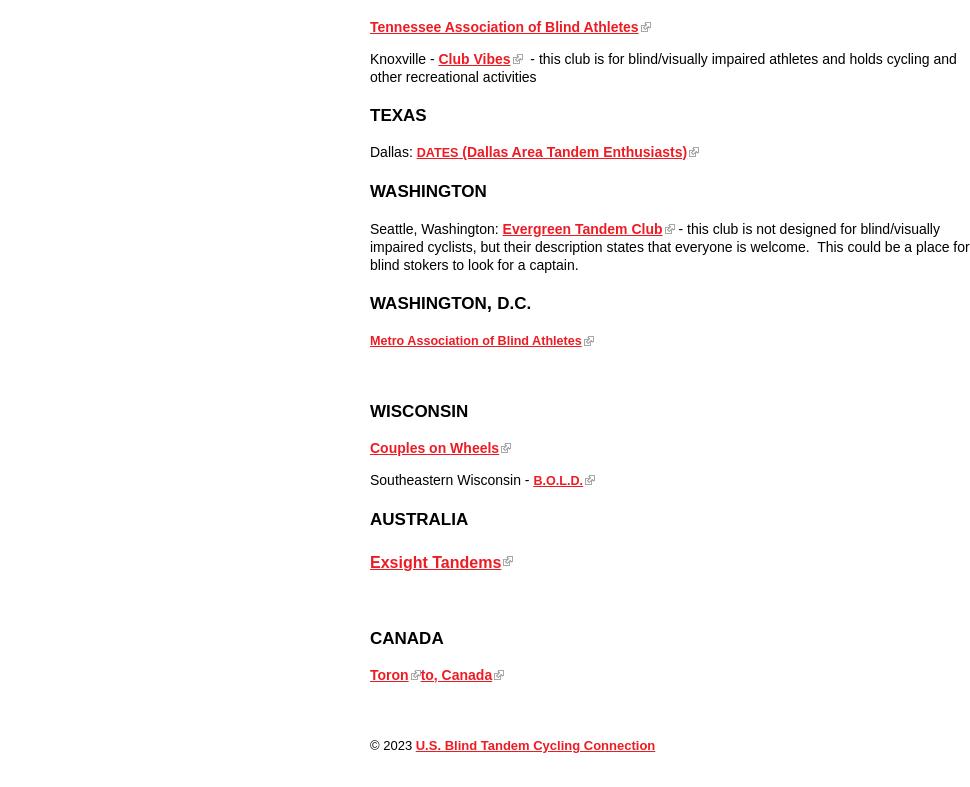  I want to click on 'Metro Association of Blind Athletes', so click(474, 338).